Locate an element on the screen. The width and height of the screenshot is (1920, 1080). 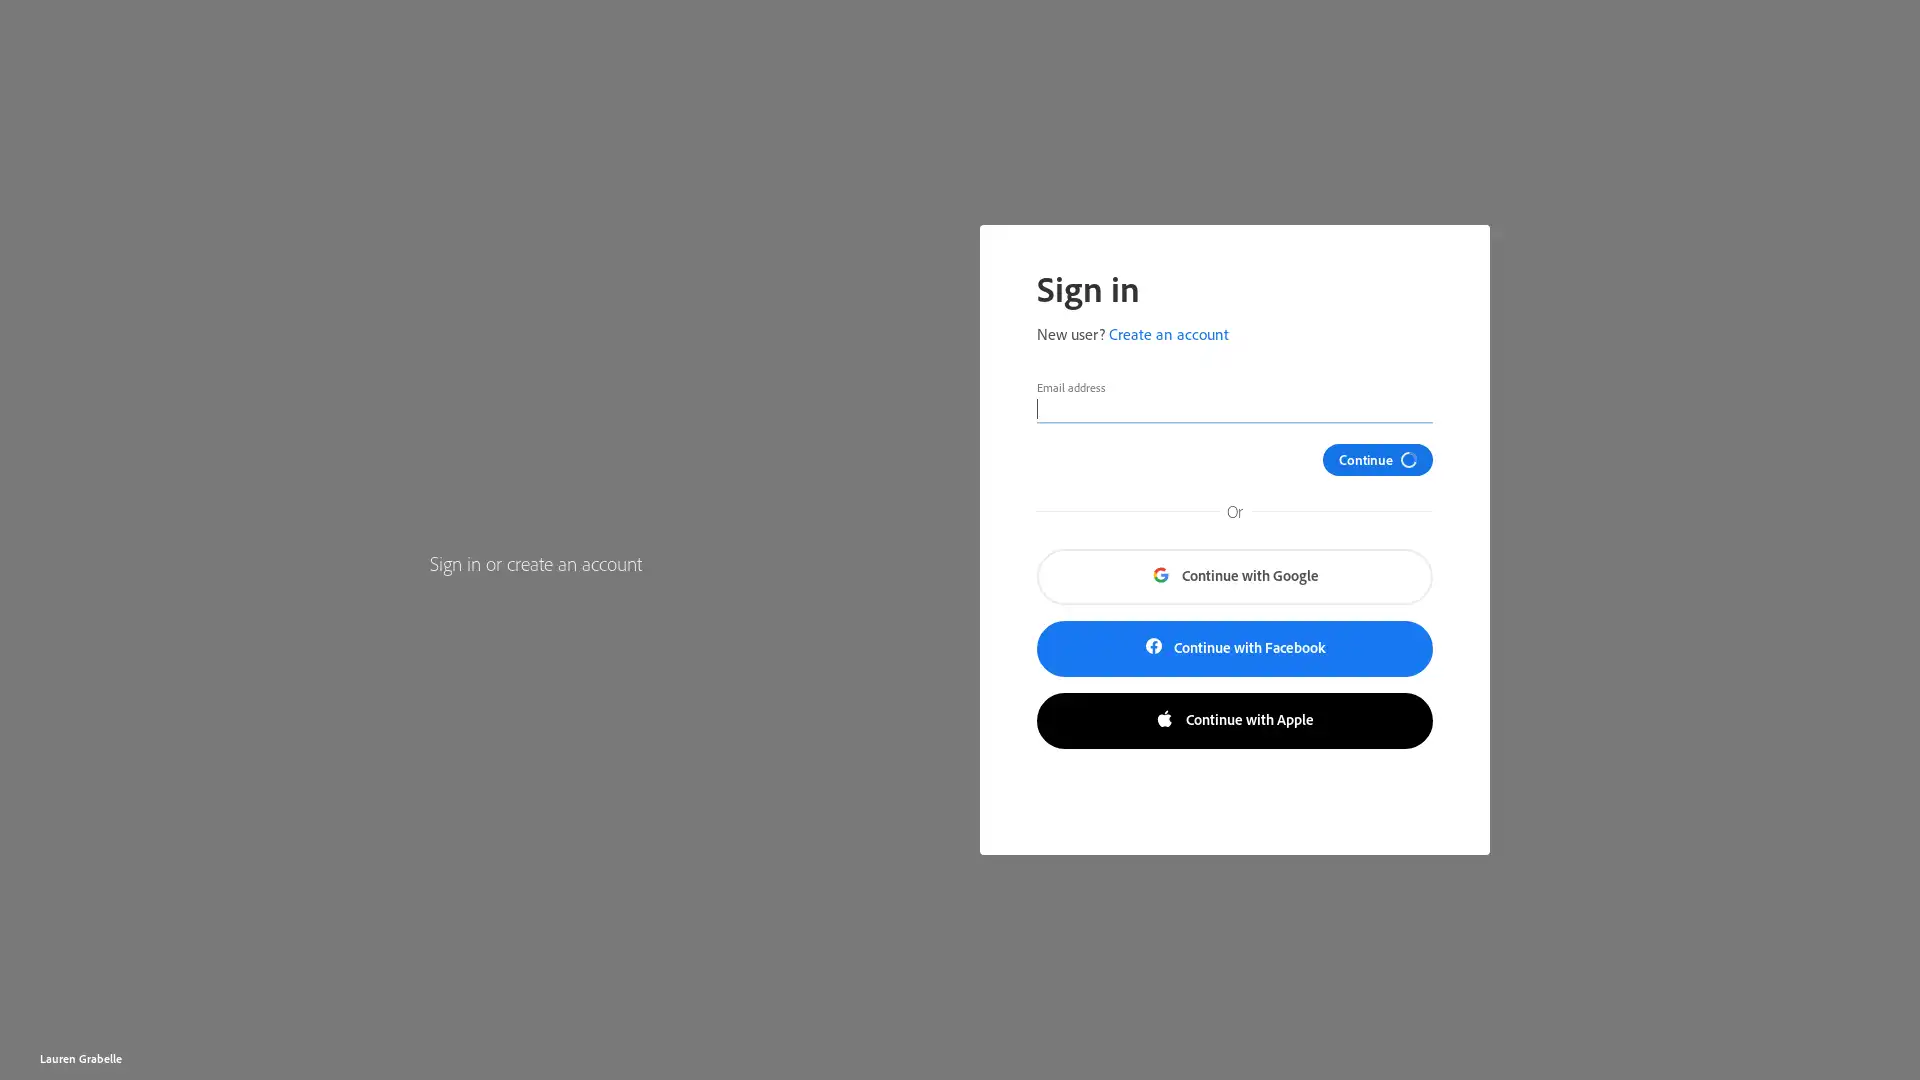
Continue with Apple is located at coordinates (1233, 721).